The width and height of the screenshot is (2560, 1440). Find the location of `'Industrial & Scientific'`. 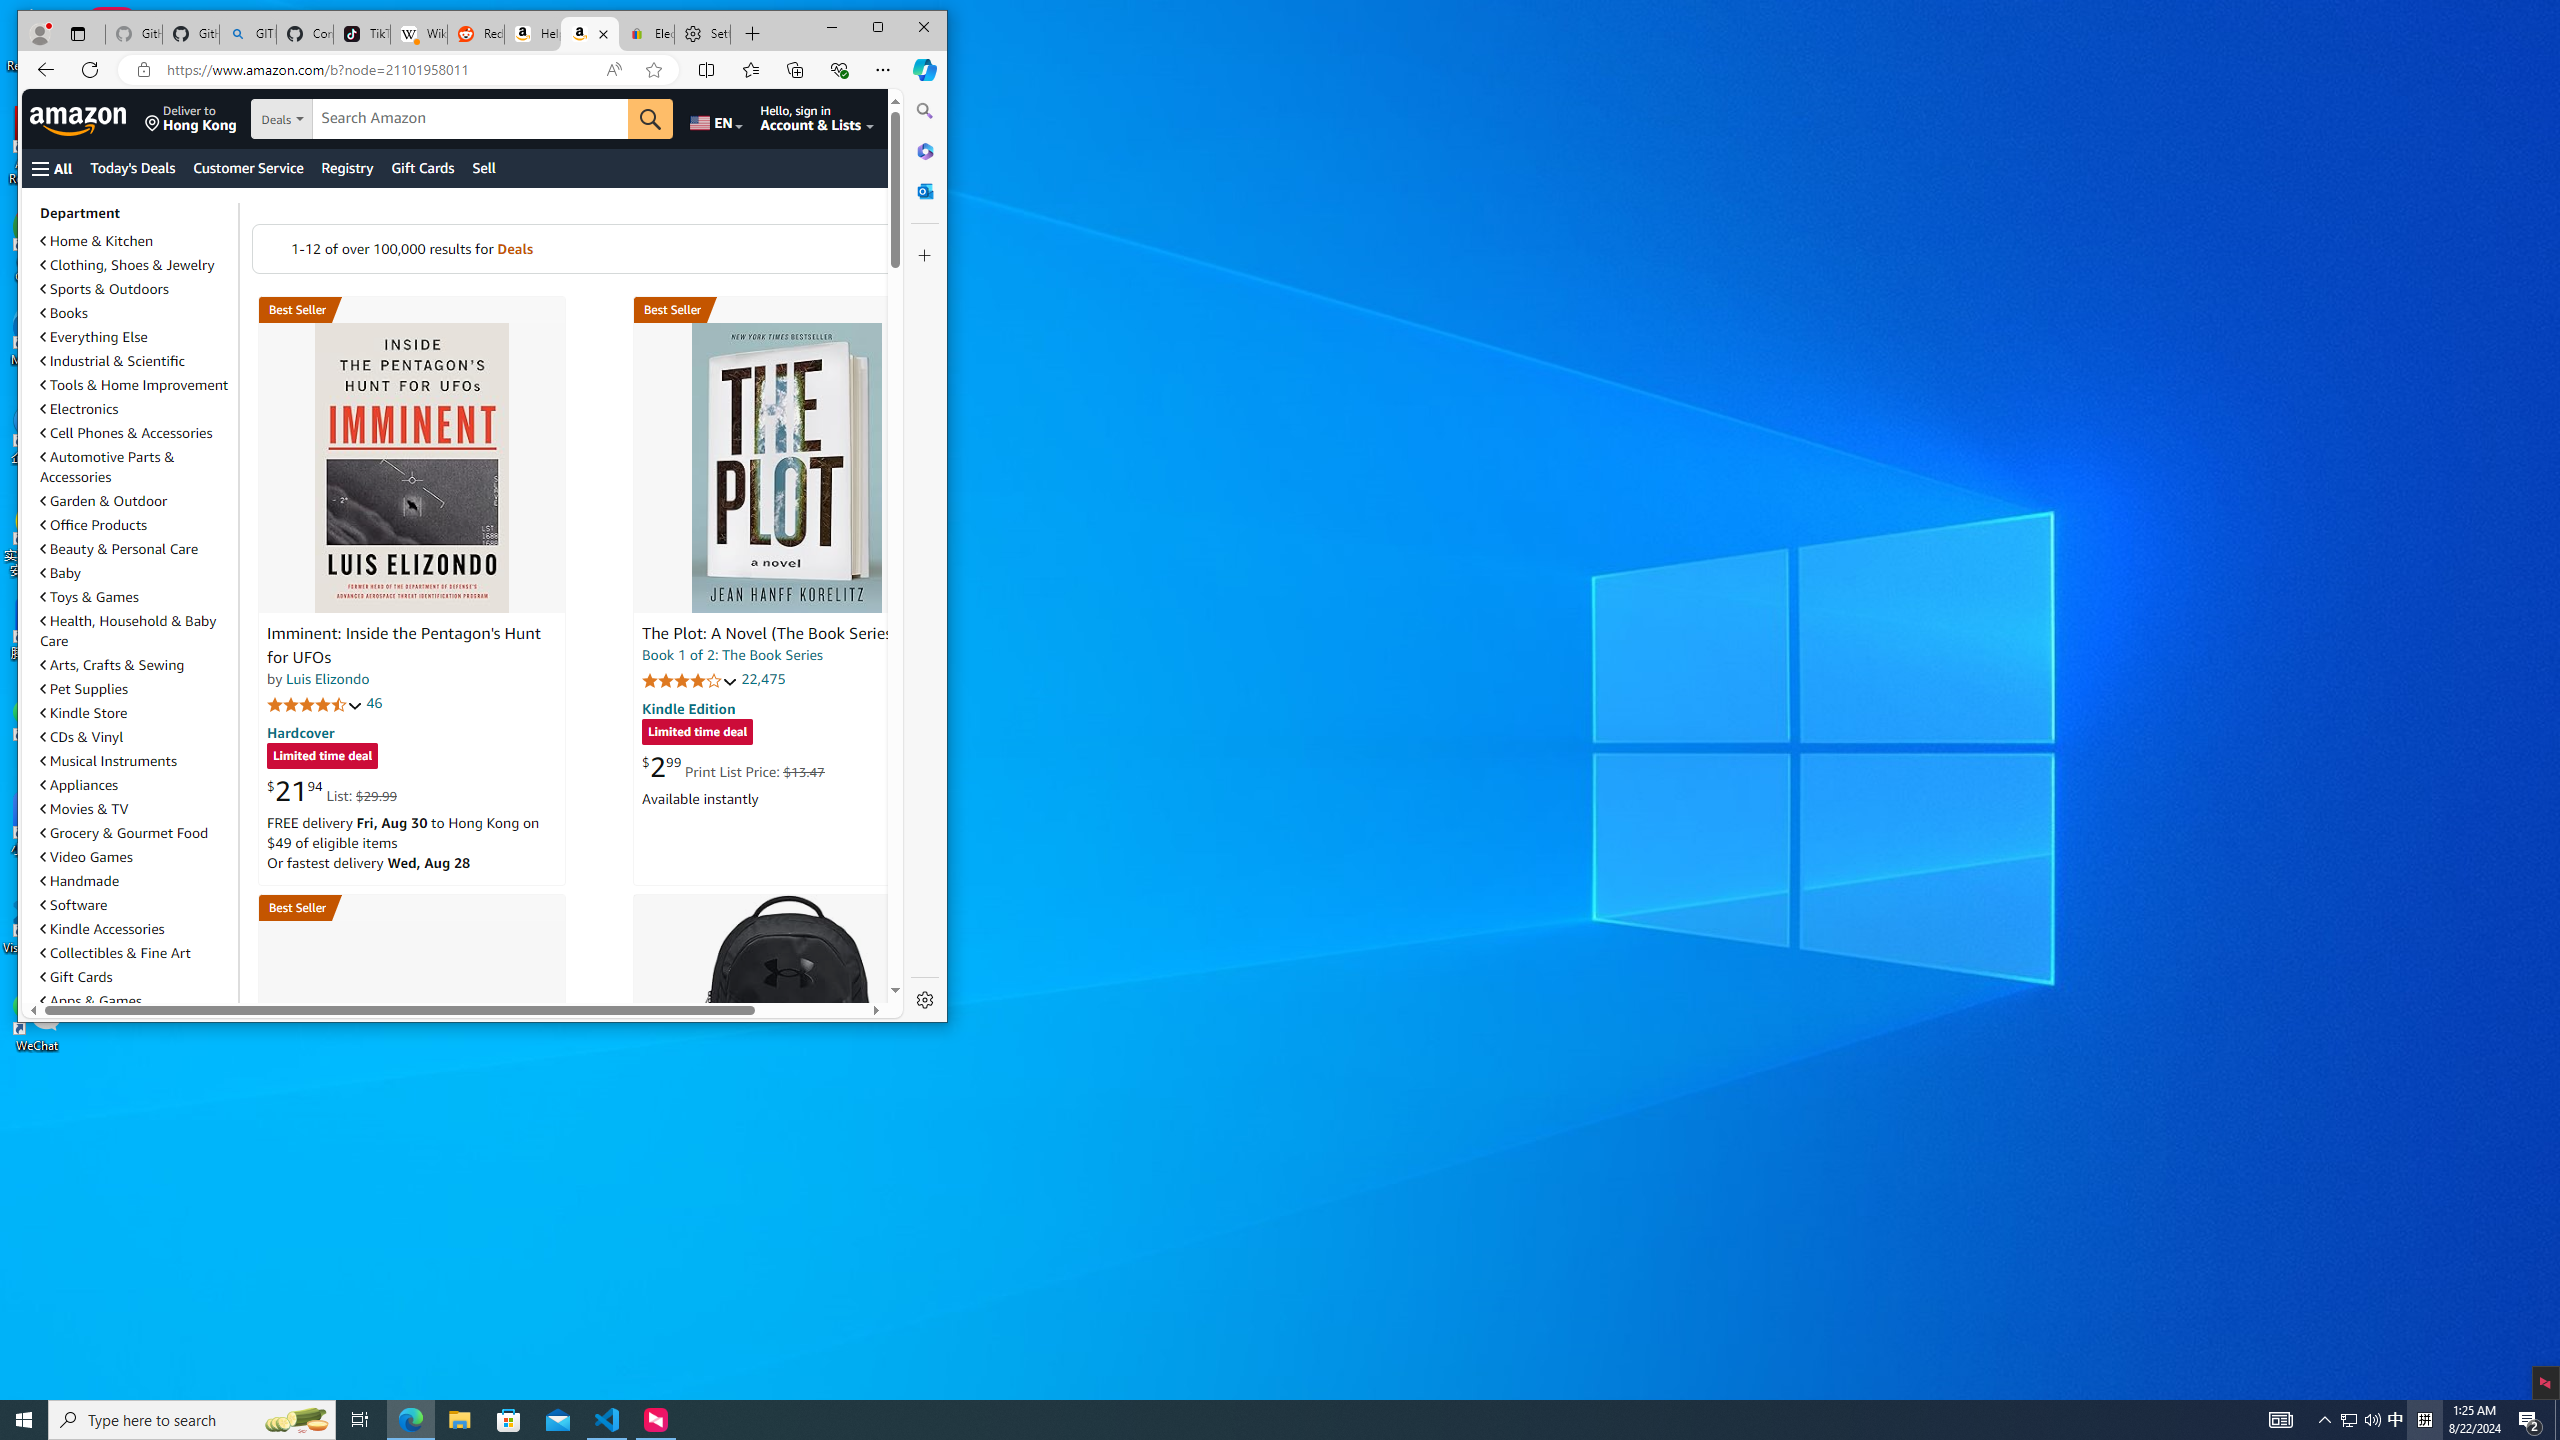

'Industrial & Scientific' is located at coordinates (113, 360).